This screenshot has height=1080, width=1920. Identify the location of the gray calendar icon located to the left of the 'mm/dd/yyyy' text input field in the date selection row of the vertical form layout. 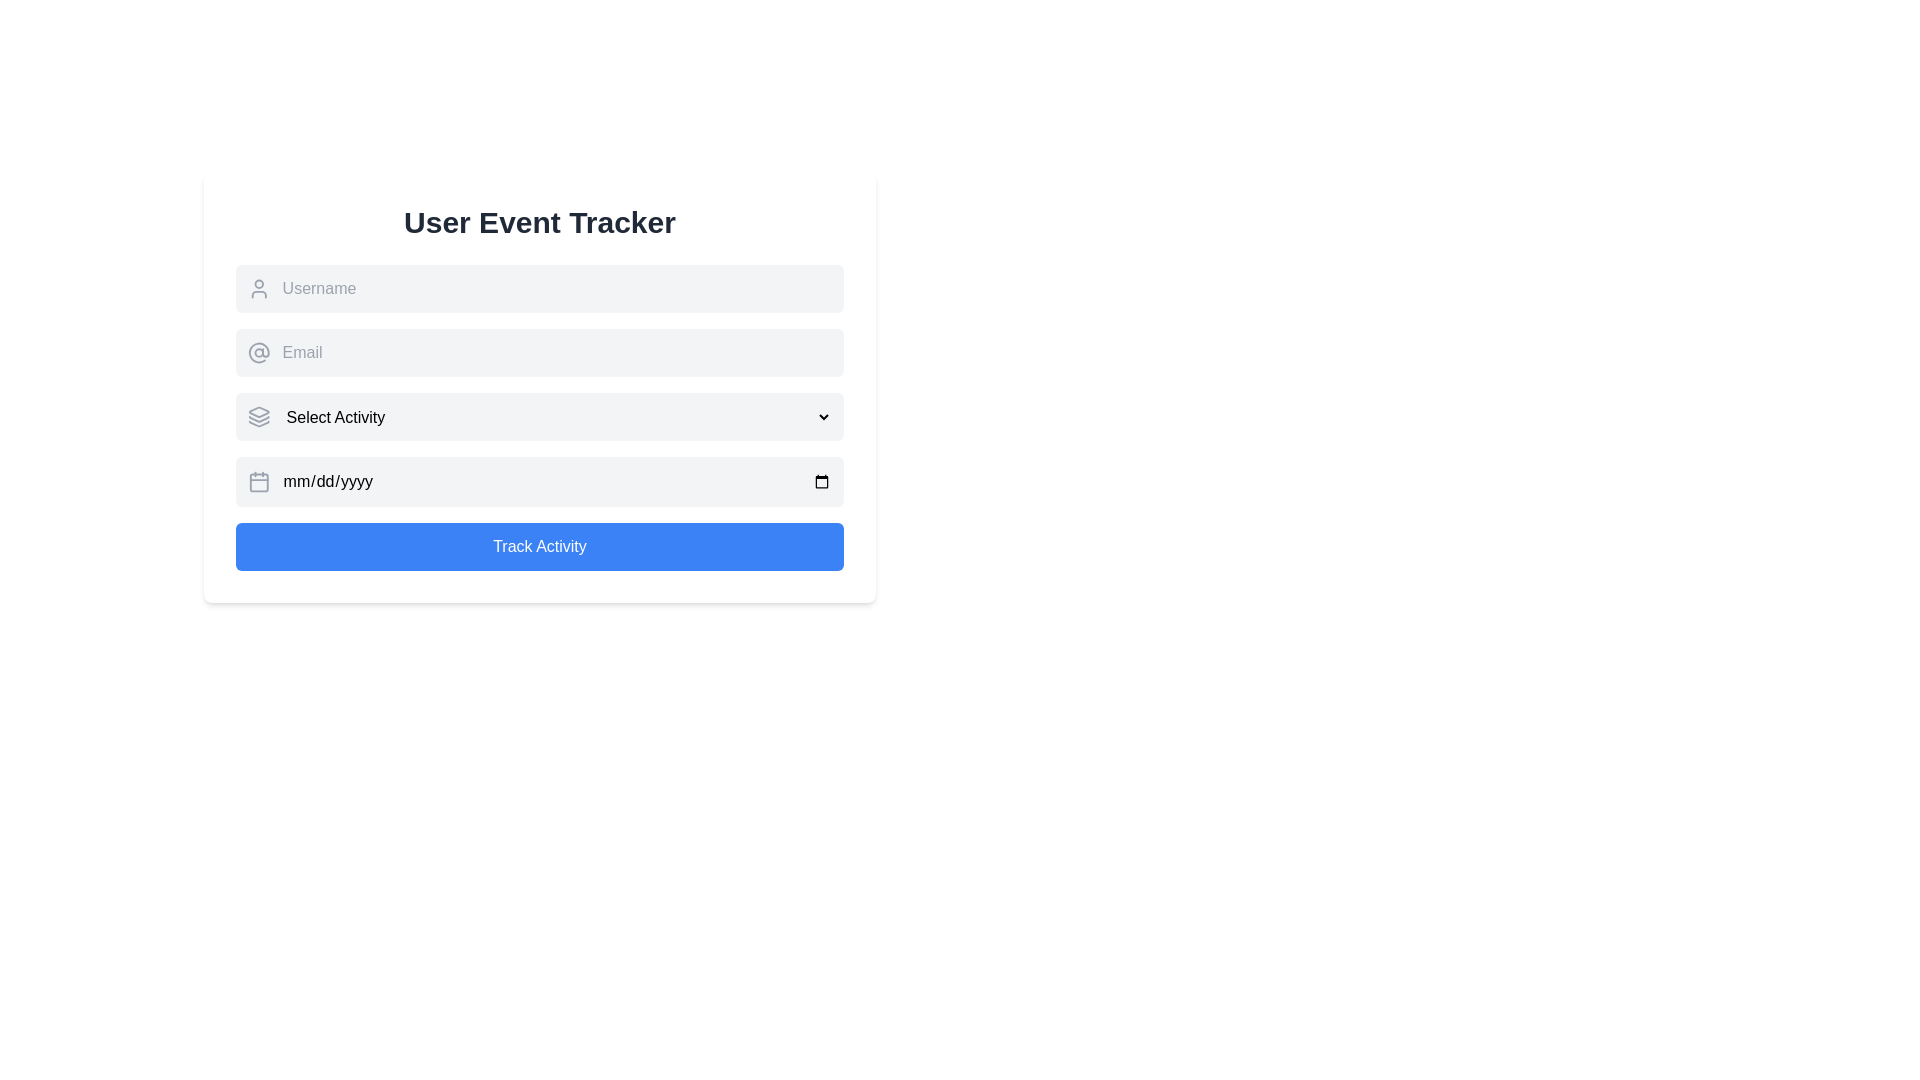
(258, 482).